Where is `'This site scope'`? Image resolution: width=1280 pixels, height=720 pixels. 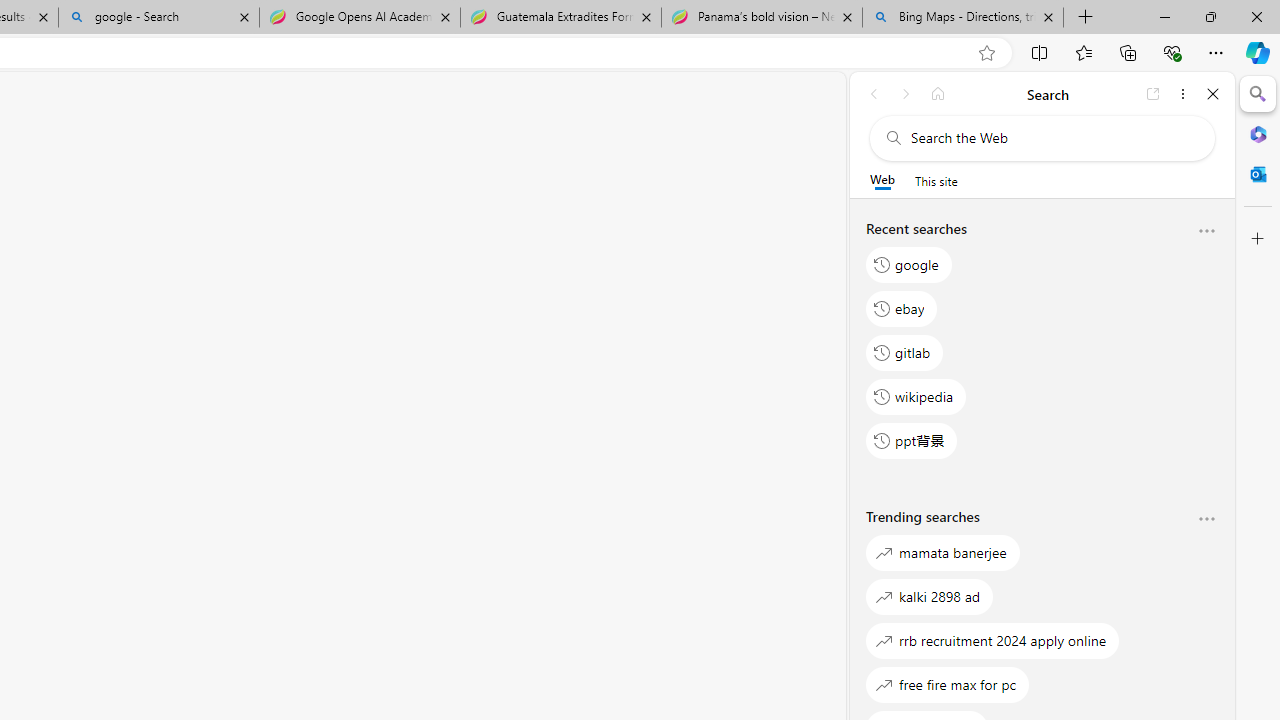 'This site scope' is located at coordinates (935, 180).